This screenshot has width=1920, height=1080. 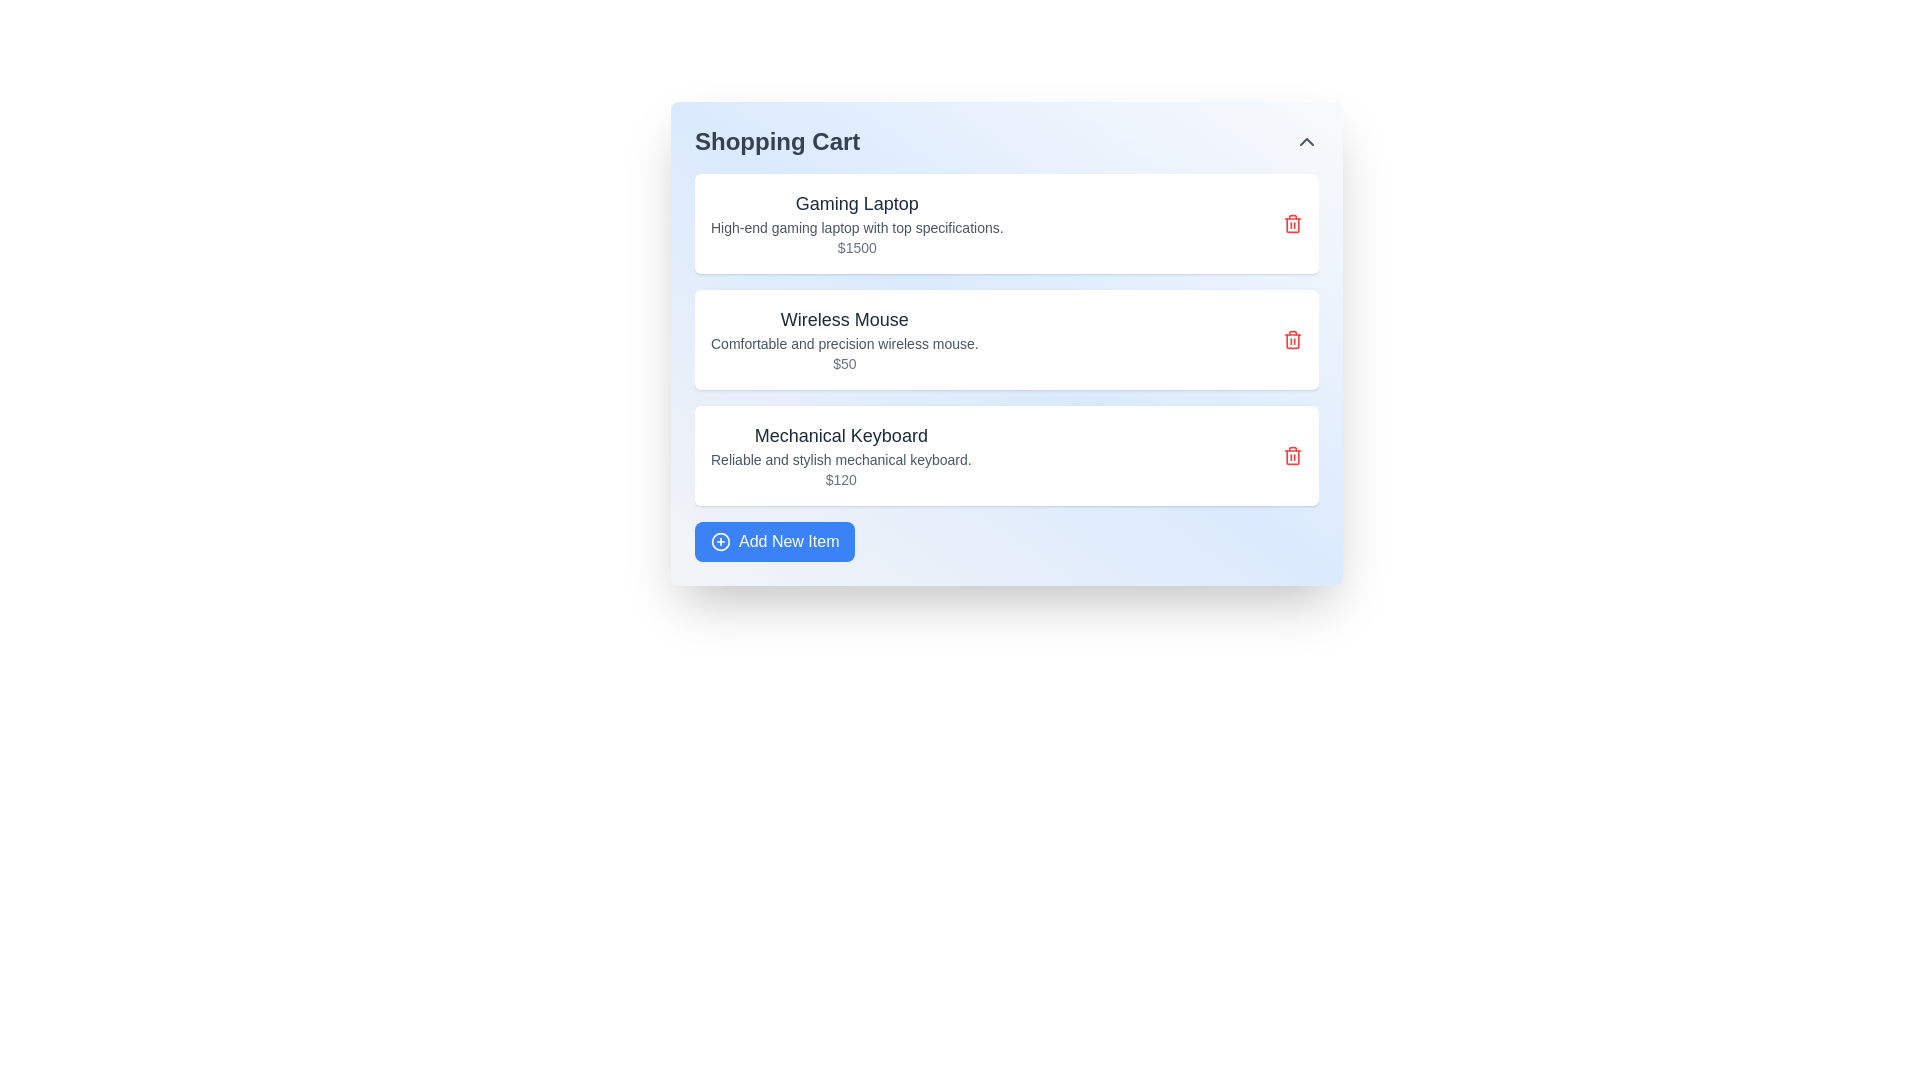 What do you see at coordinates (844, 338) in the screenshot?
I see `the display element containing the title 'Wireless Mouse', the description 'Comfortable and precision wireless mouse.', and the price tag '$50', which is part of a card-style UI in the shopping cart interface` at bounding box center [844, 338].